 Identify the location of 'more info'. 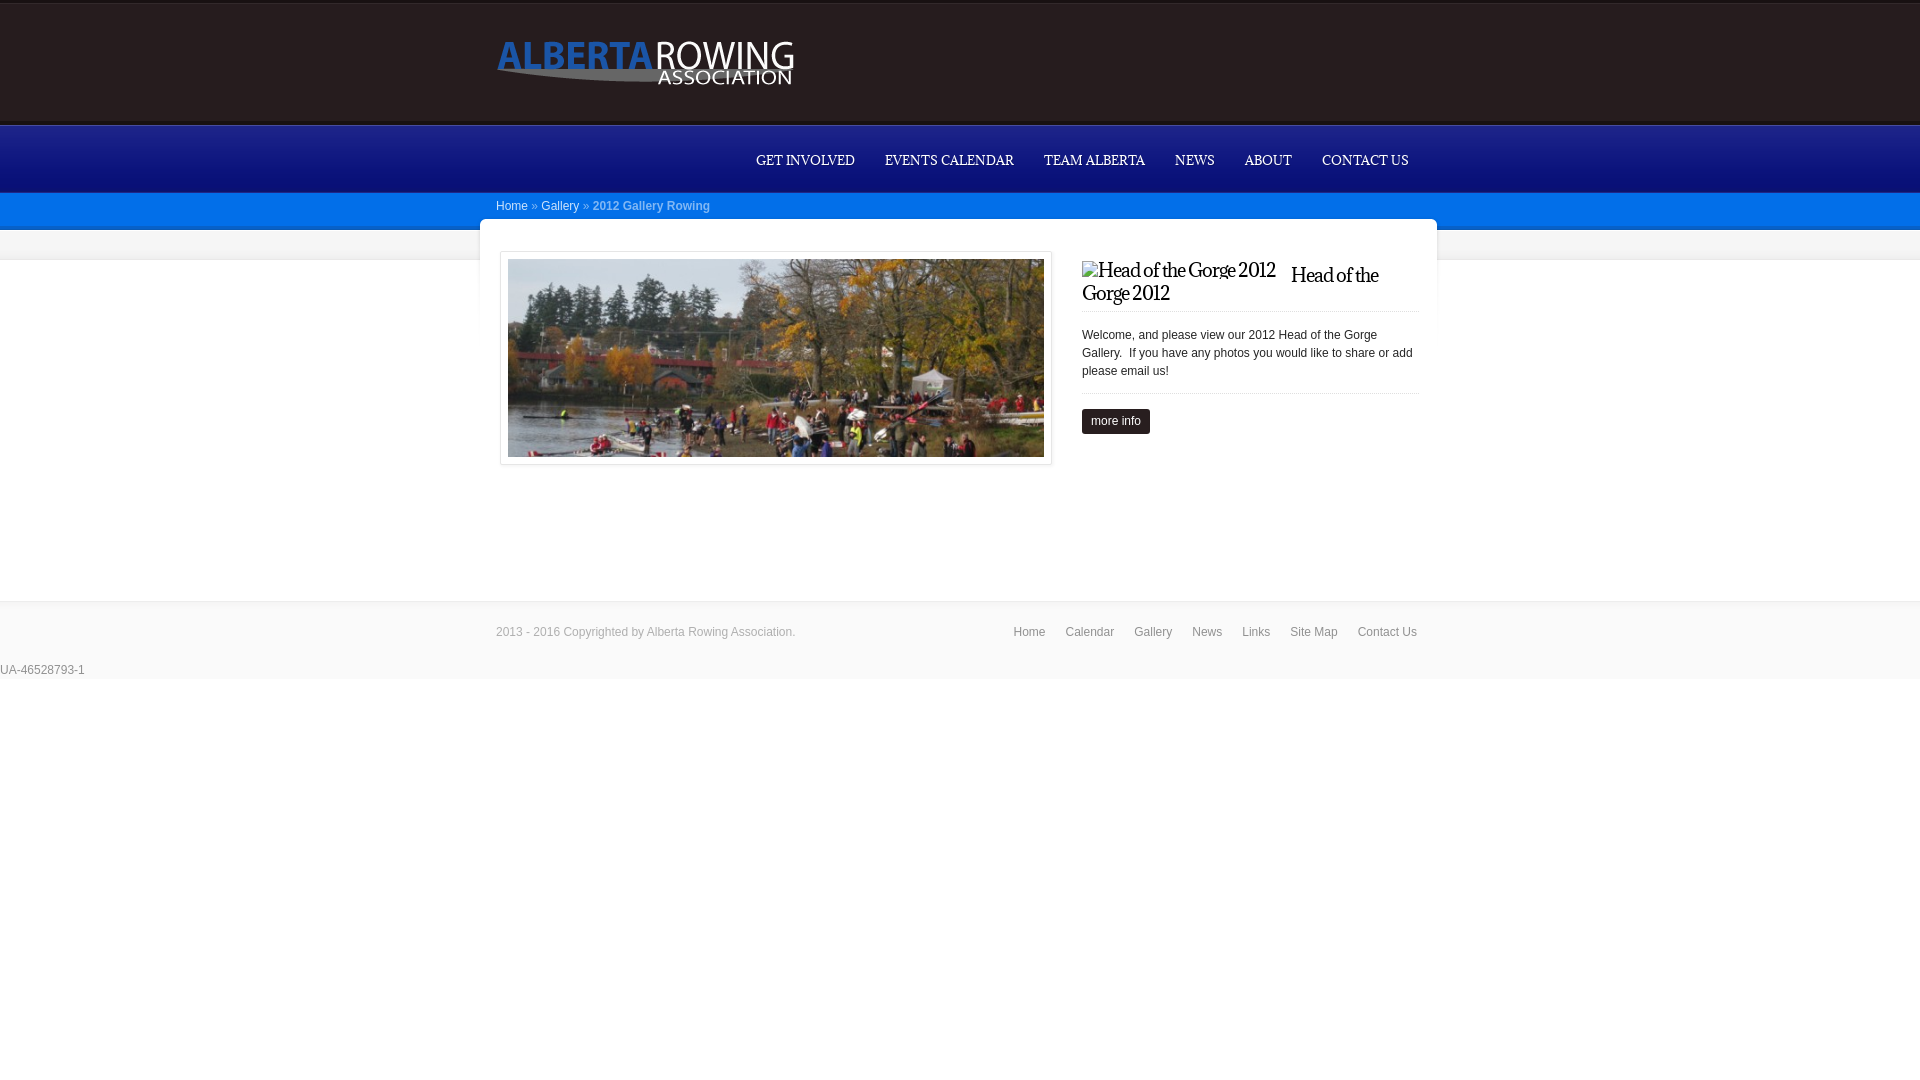
(1115, 420).